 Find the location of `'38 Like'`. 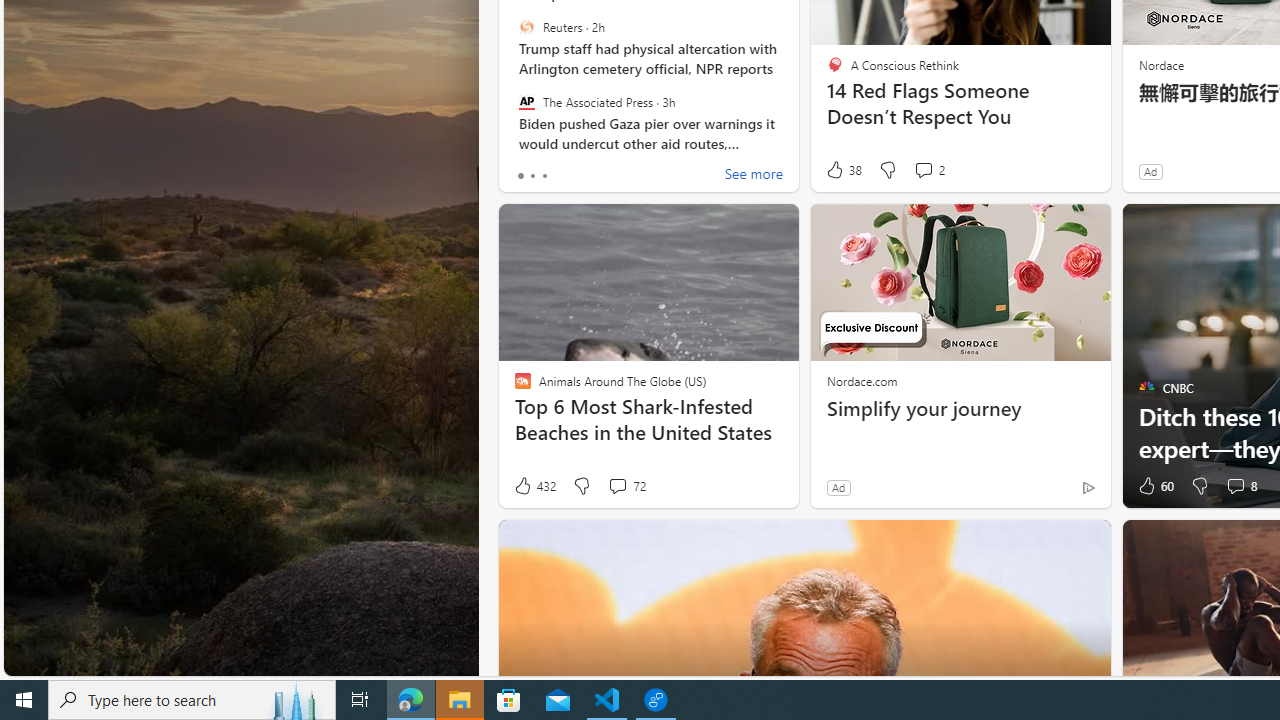

'38 Like' is located at coordinates (843, 169).